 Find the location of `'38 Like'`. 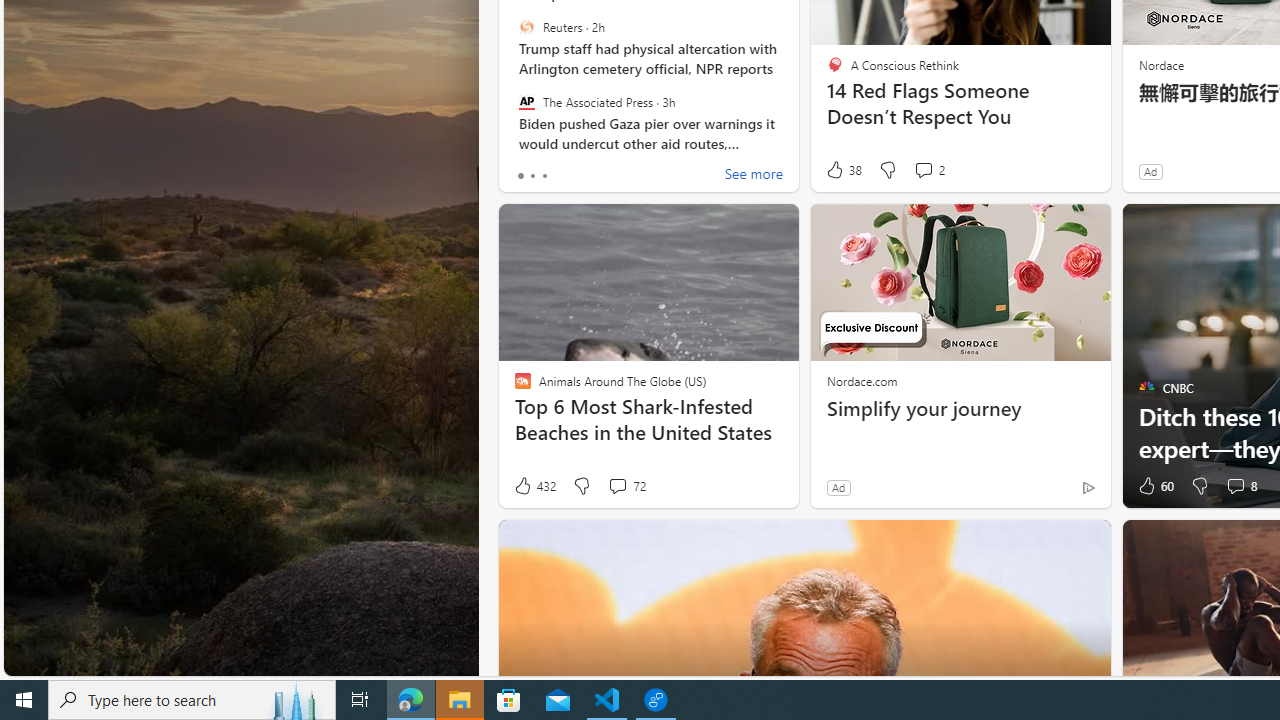

'38 Like' is located at coordinates (843, 169).